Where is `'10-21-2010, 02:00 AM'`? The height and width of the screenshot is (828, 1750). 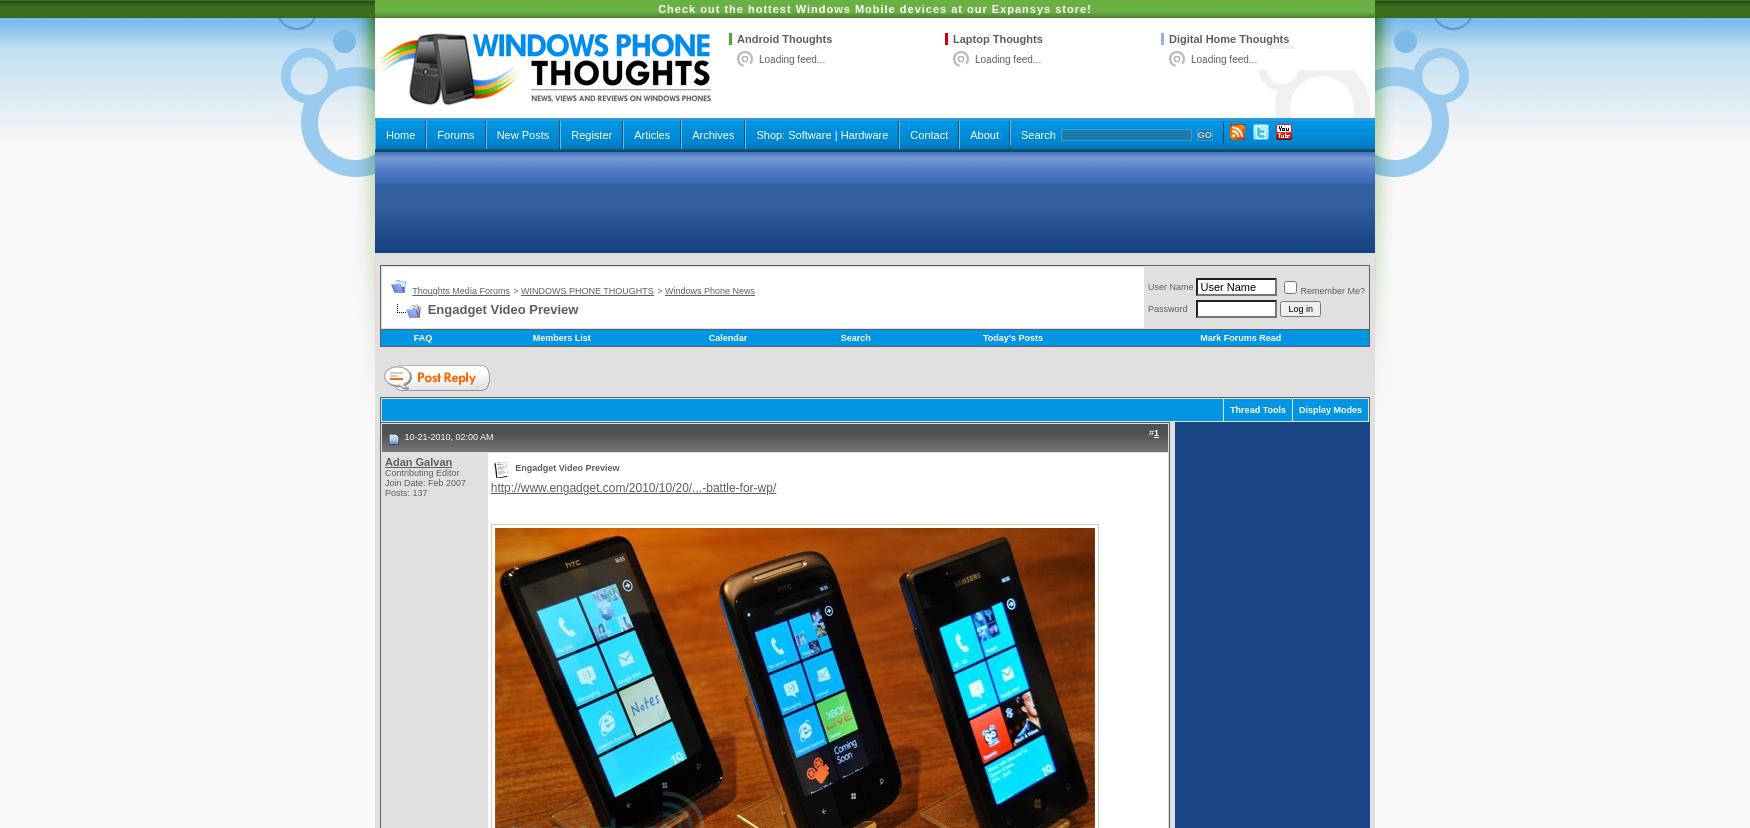 '10-21-2010, 02:00 AM' is located at coordinates (447, 437).